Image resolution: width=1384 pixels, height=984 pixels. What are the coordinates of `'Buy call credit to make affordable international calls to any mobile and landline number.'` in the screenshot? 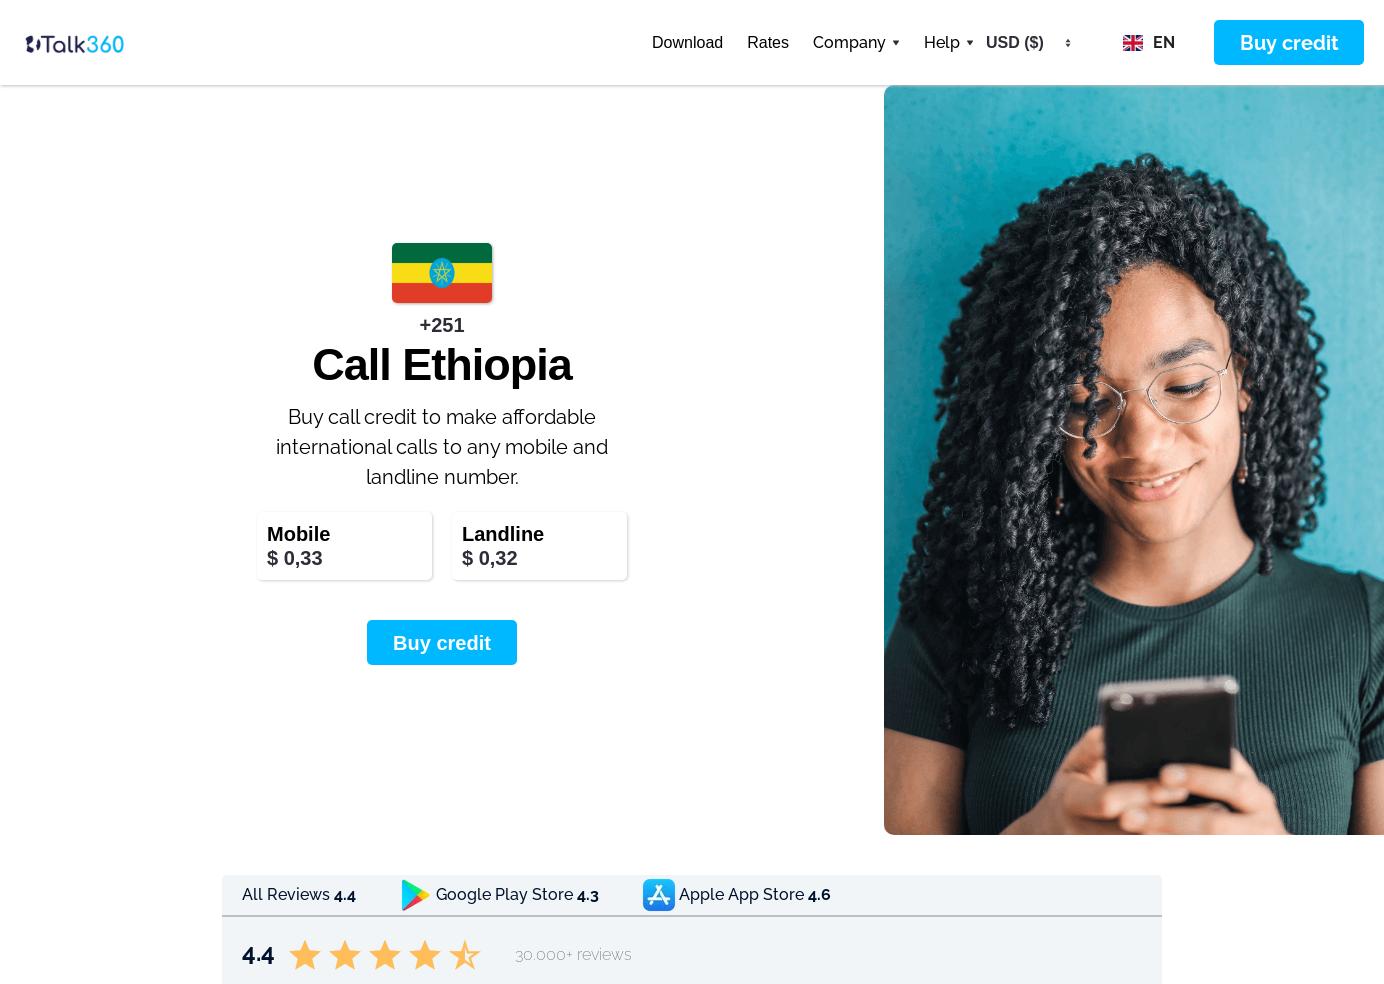 It's located at (442, 447).